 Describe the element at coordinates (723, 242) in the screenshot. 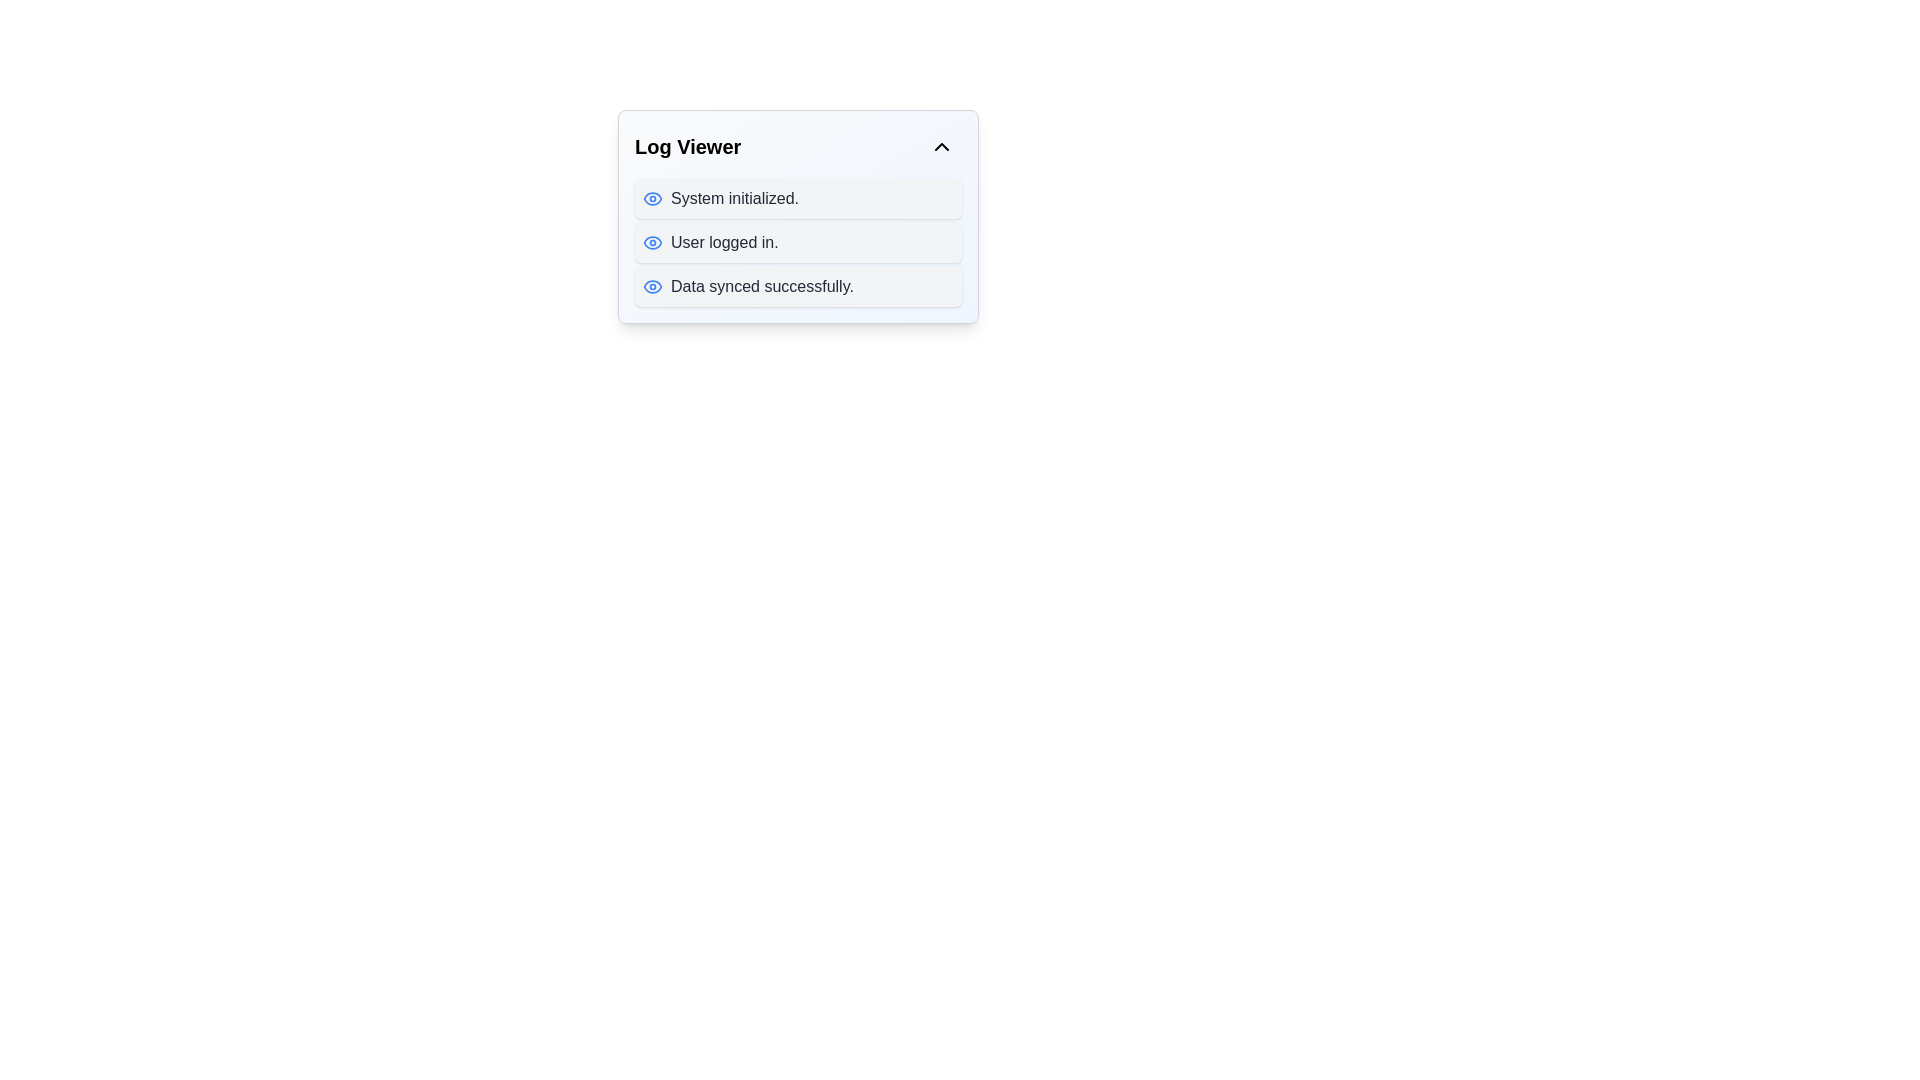

I see `the static text display that shows 'User logged in.' in gray font, located within the 'Log Viewer' panel, to the right of a blue eye icon` at that location.